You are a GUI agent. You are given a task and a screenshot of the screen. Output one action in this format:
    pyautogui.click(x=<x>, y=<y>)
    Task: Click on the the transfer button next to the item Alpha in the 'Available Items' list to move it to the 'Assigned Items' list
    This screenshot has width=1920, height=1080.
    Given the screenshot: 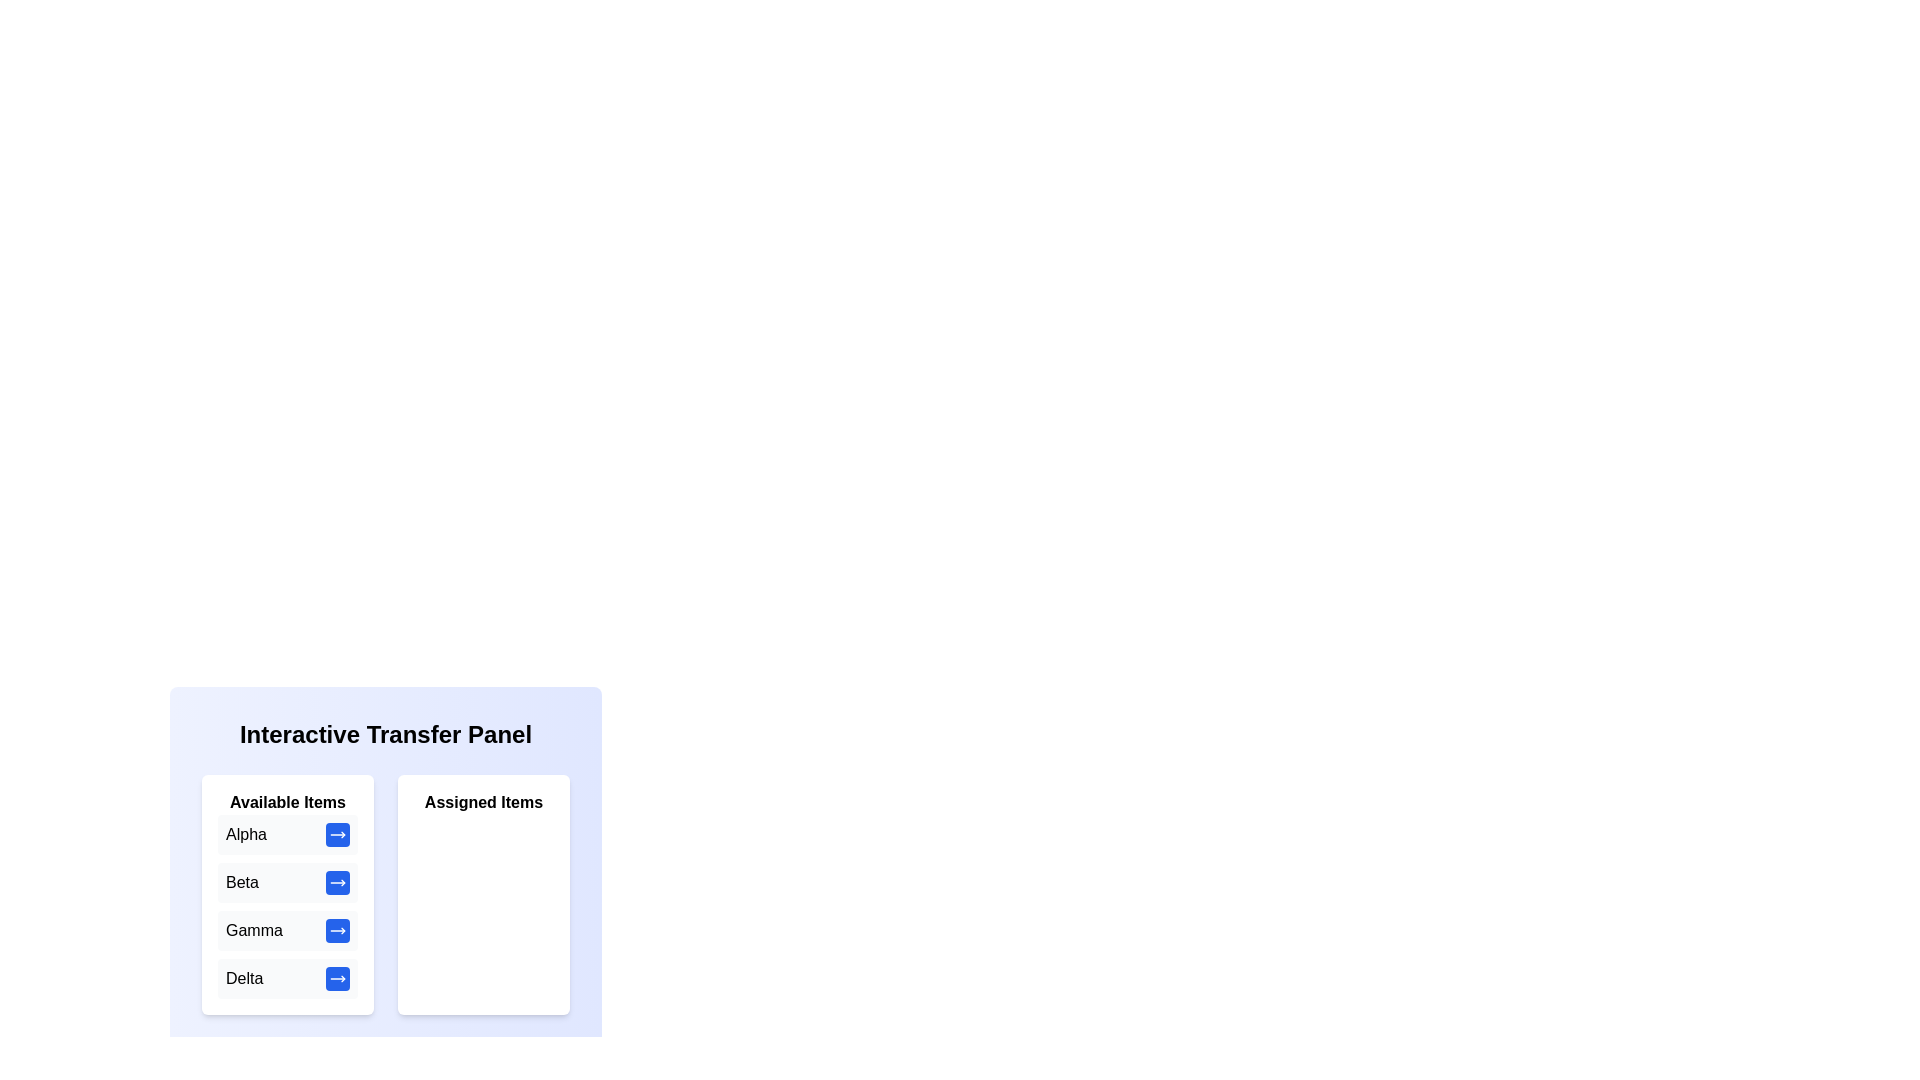 What is the action you would take?
    pyautogui.click(x=337, y=834)
    